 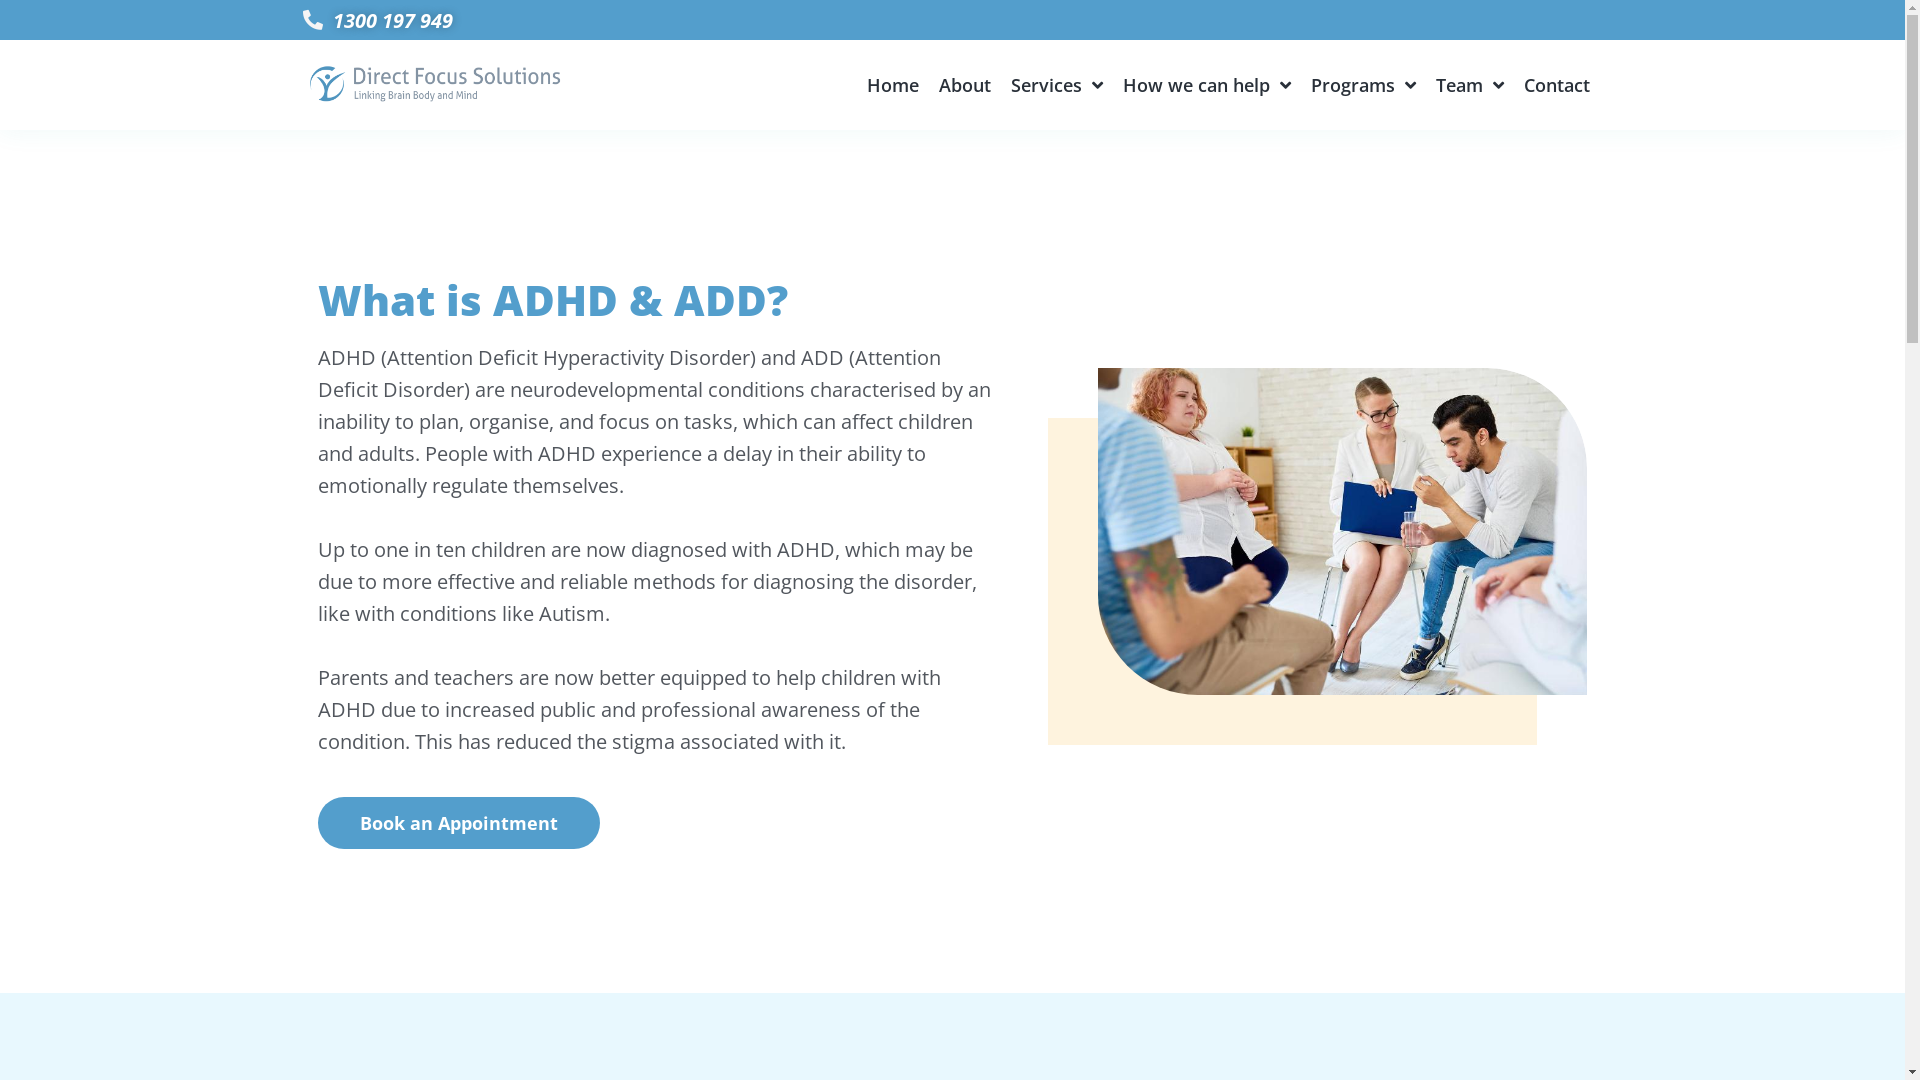 What do you see at coordinates (950, 19) in the screenshot?
I see `'1300 197 949'` at bounding box center [950, 19].